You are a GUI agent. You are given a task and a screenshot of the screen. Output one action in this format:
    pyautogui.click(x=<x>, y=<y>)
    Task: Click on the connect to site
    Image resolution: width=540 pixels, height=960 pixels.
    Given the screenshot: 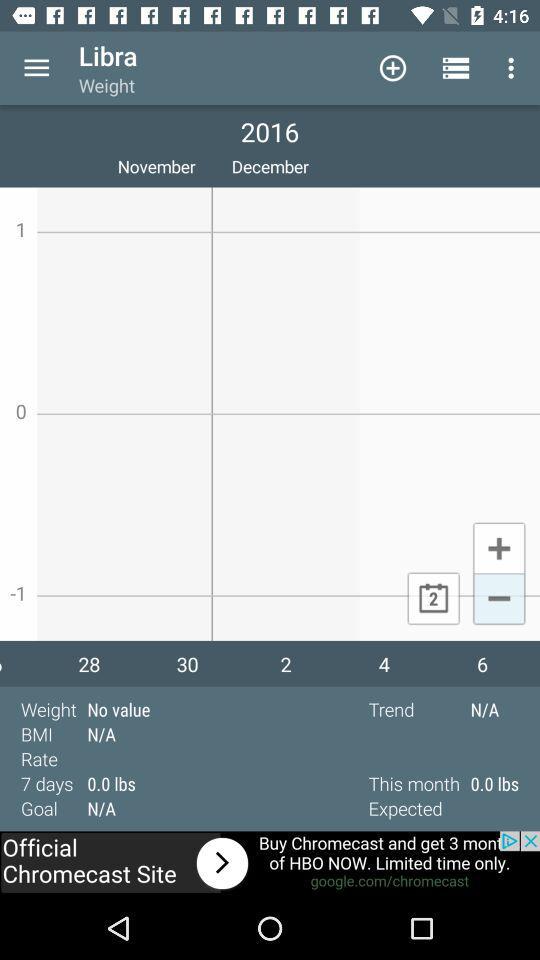 What is the action you would take?
    pyautogui.click(x=270, y=863)
    